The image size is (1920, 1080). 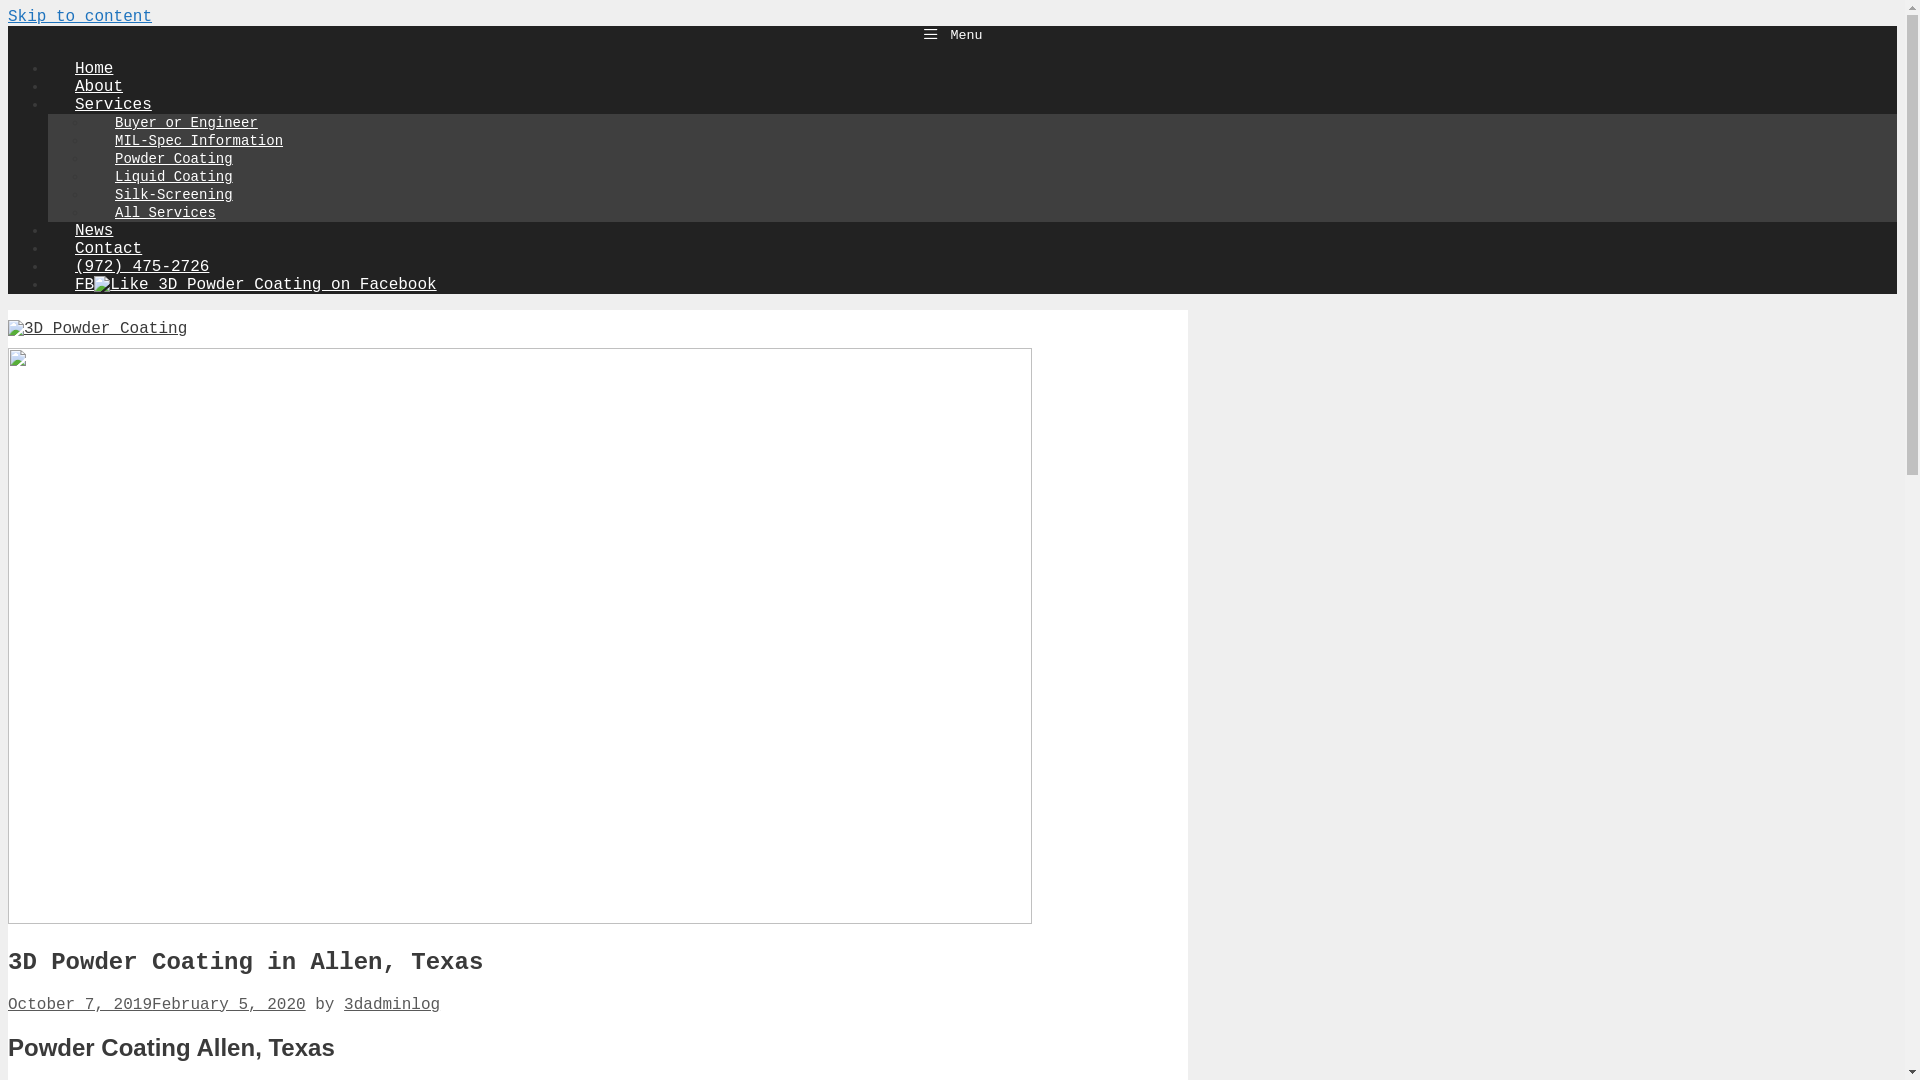 I want to click on '3D Powder Coating', so click(x=96, y=327).